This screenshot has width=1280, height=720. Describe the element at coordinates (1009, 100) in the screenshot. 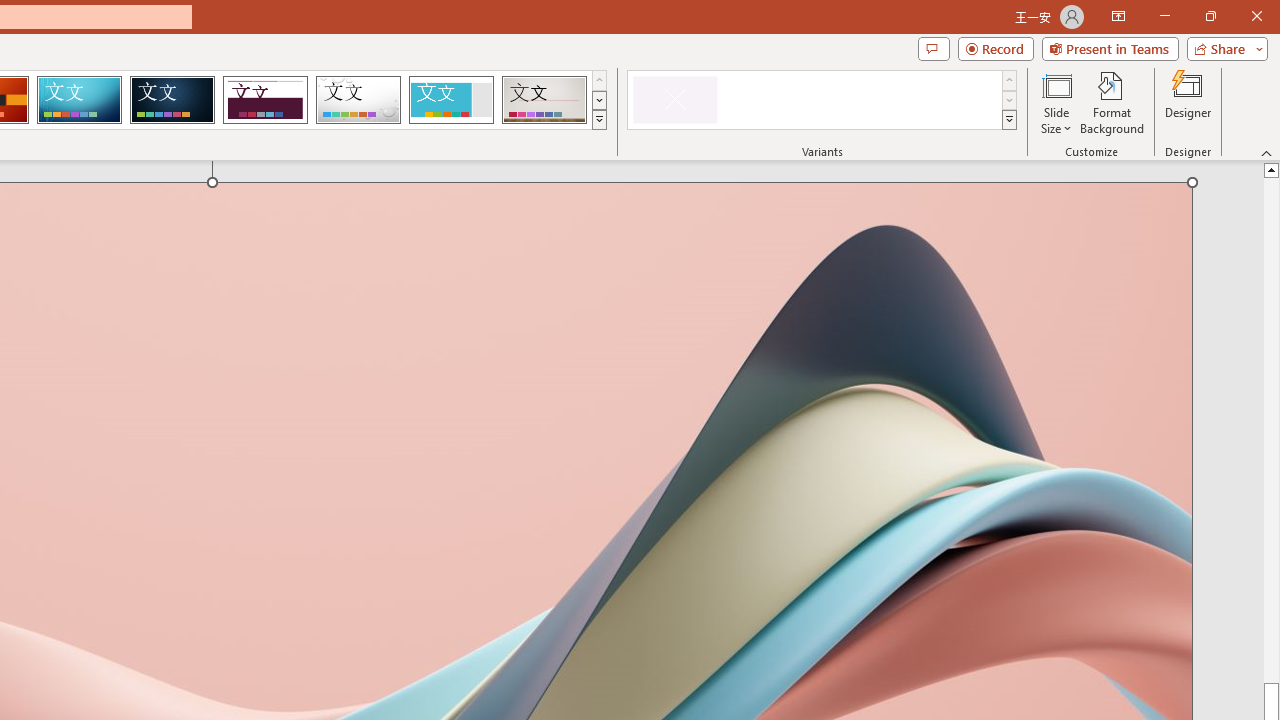

I see `'Row Down'` at that location.